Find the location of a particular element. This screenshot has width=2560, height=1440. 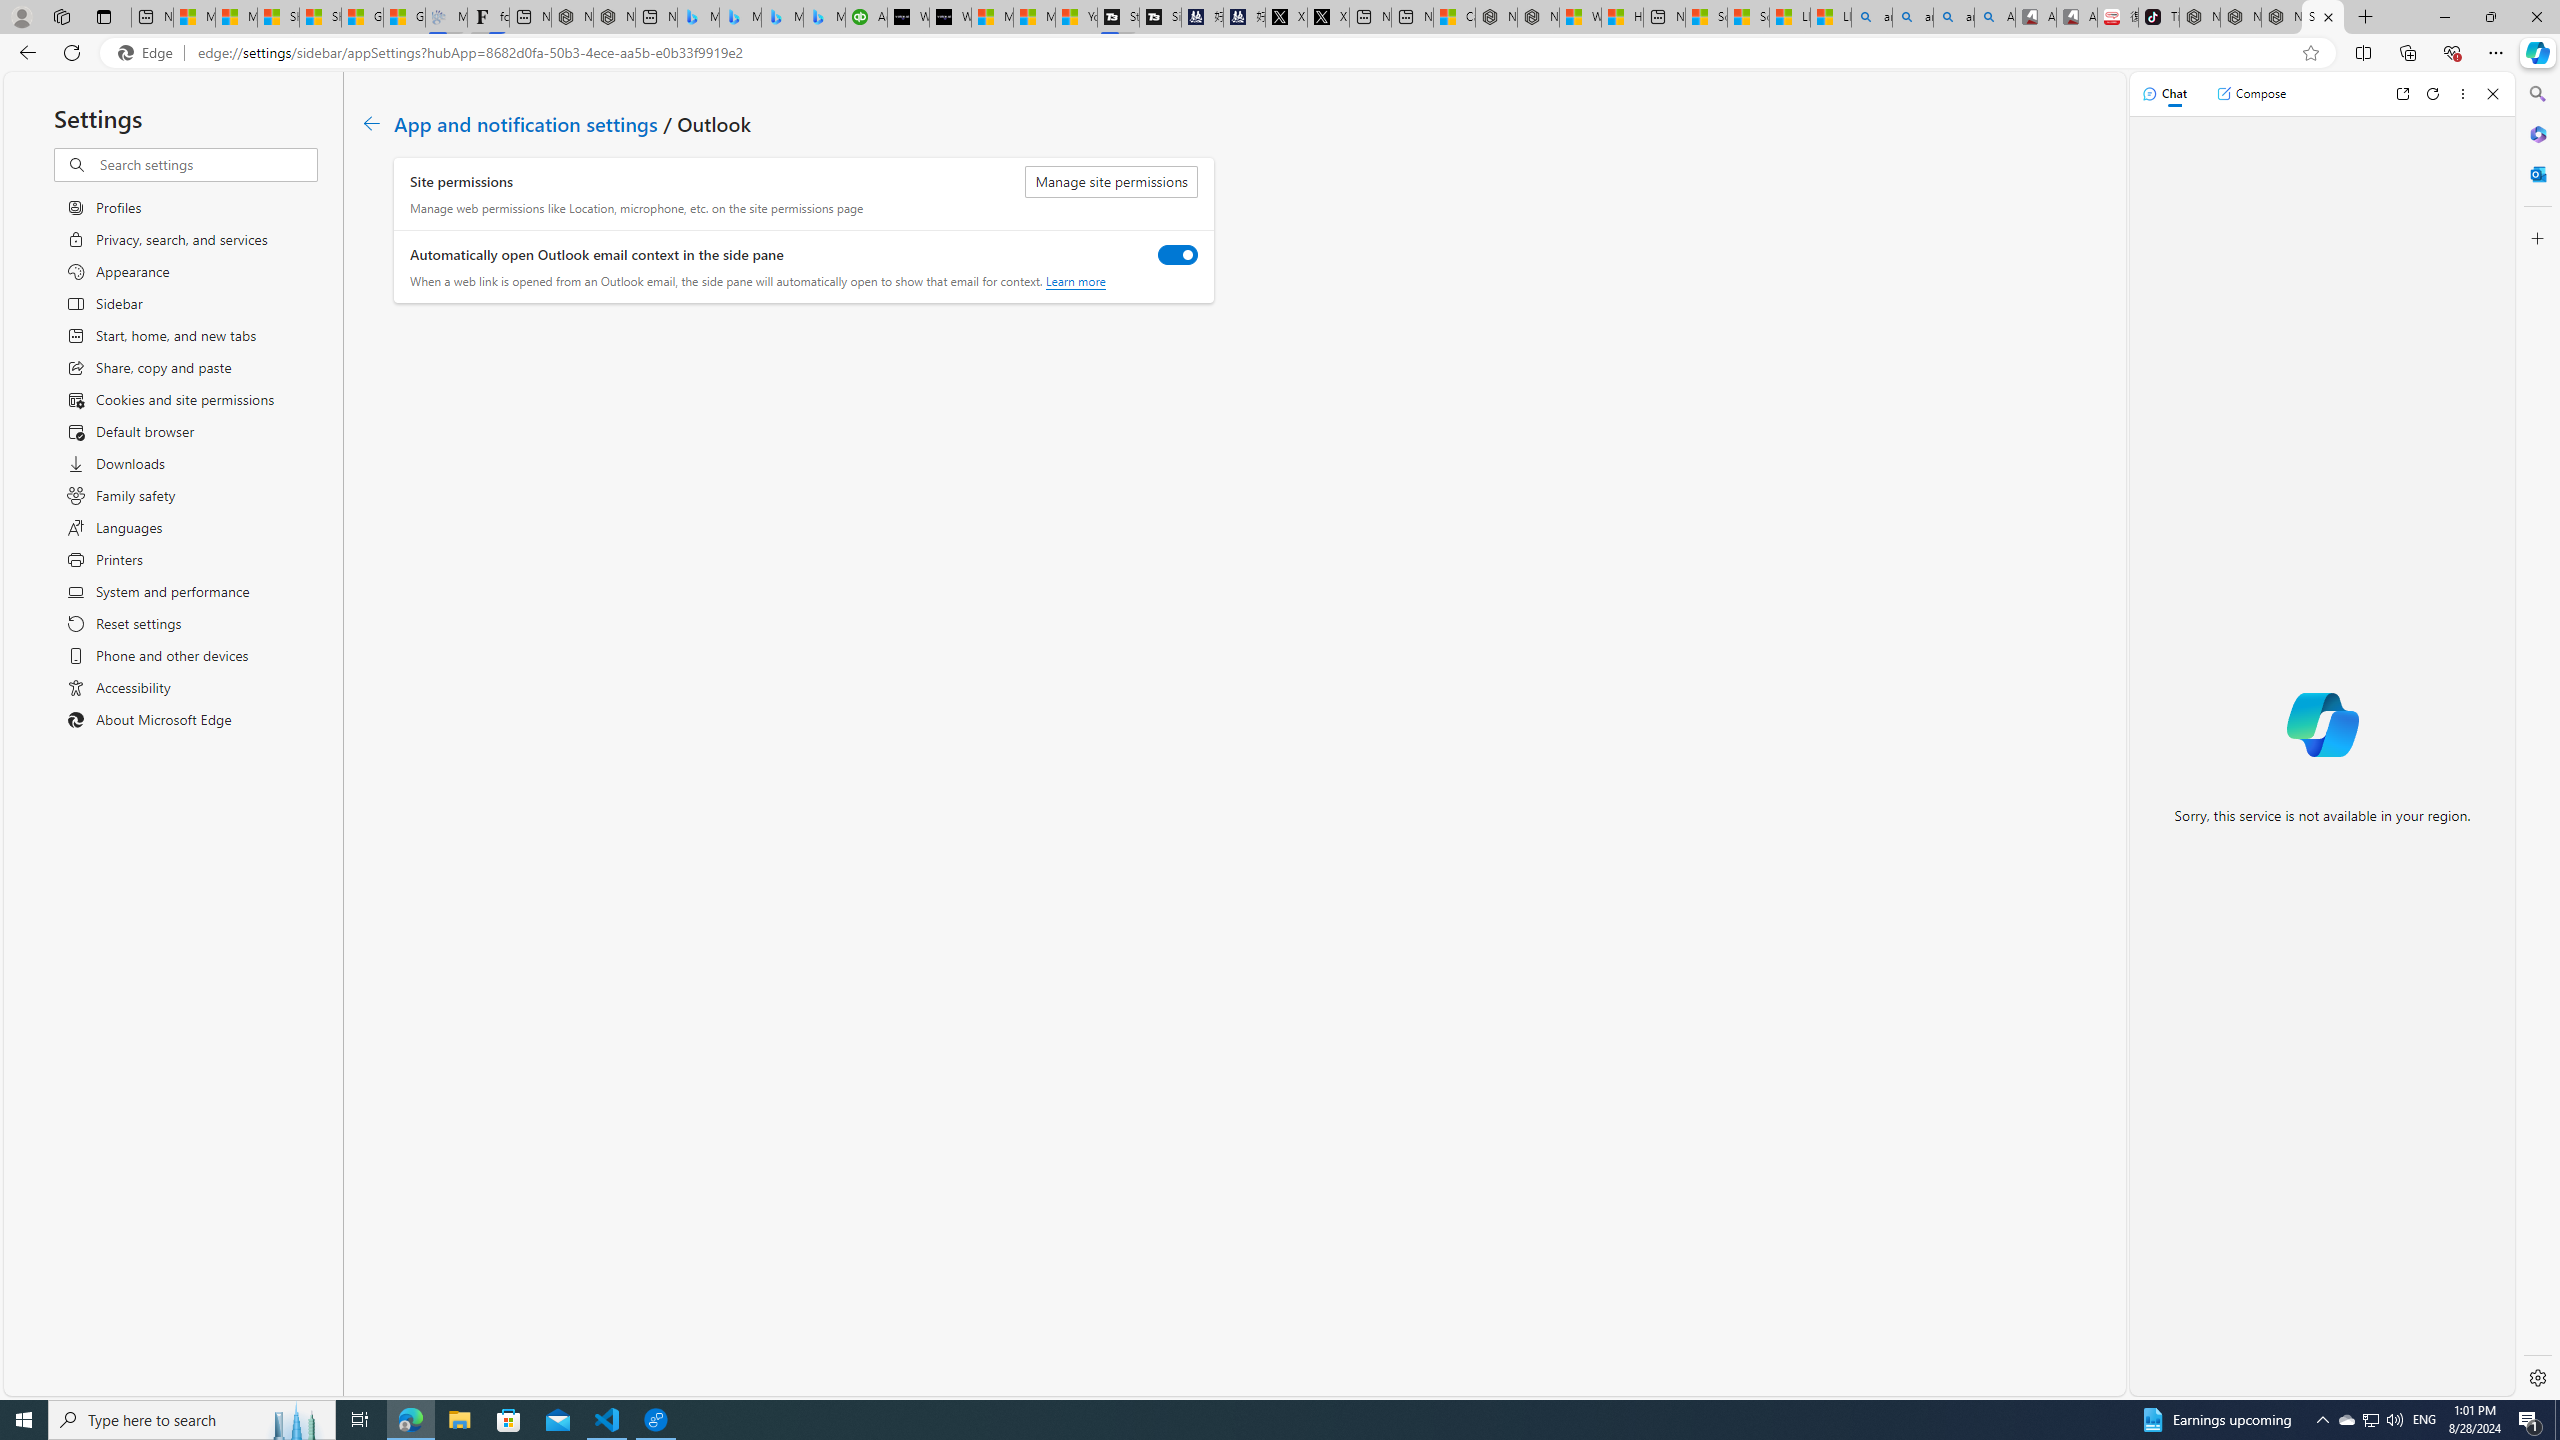

'Amazon Echo Robot - Search Images' is located at coordinates (1994, 16).